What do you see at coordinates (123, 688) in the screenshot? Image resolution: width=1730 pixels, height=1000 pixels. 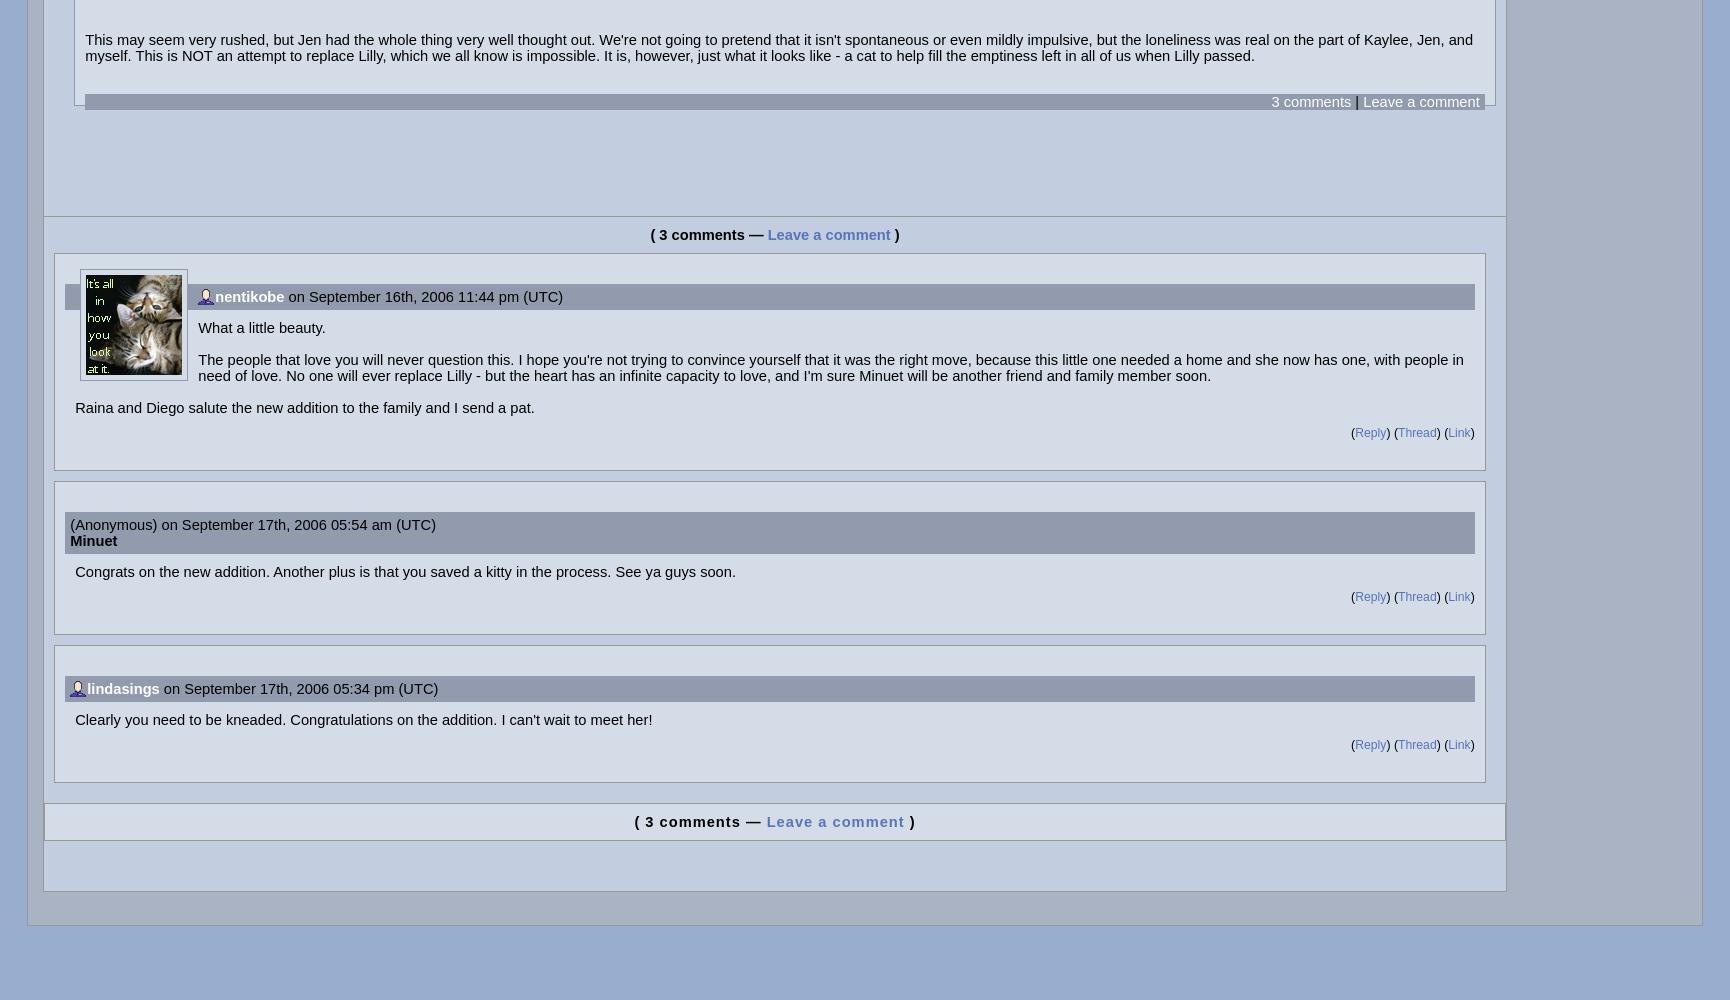 I see `'lindasings'` at bounding box center [123, 688].